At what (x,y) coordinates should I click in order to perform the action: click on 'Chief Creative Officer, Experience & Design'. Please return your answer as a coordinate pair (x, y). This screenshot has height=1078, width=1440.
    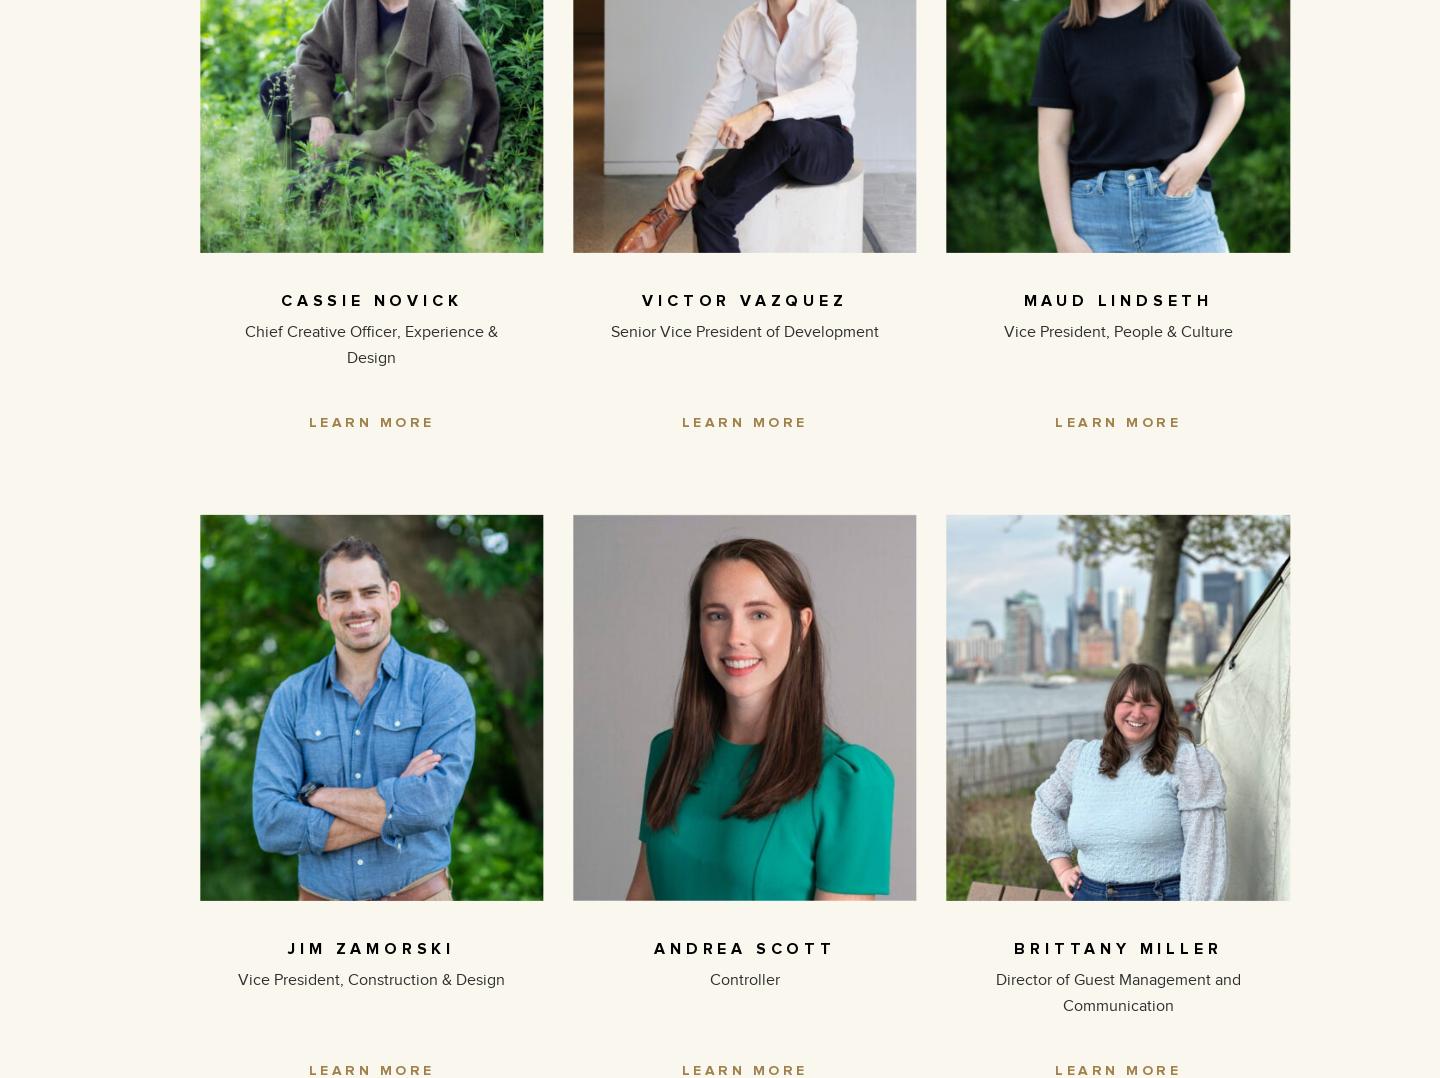
    Looking at the image, I should click on (243, 342).